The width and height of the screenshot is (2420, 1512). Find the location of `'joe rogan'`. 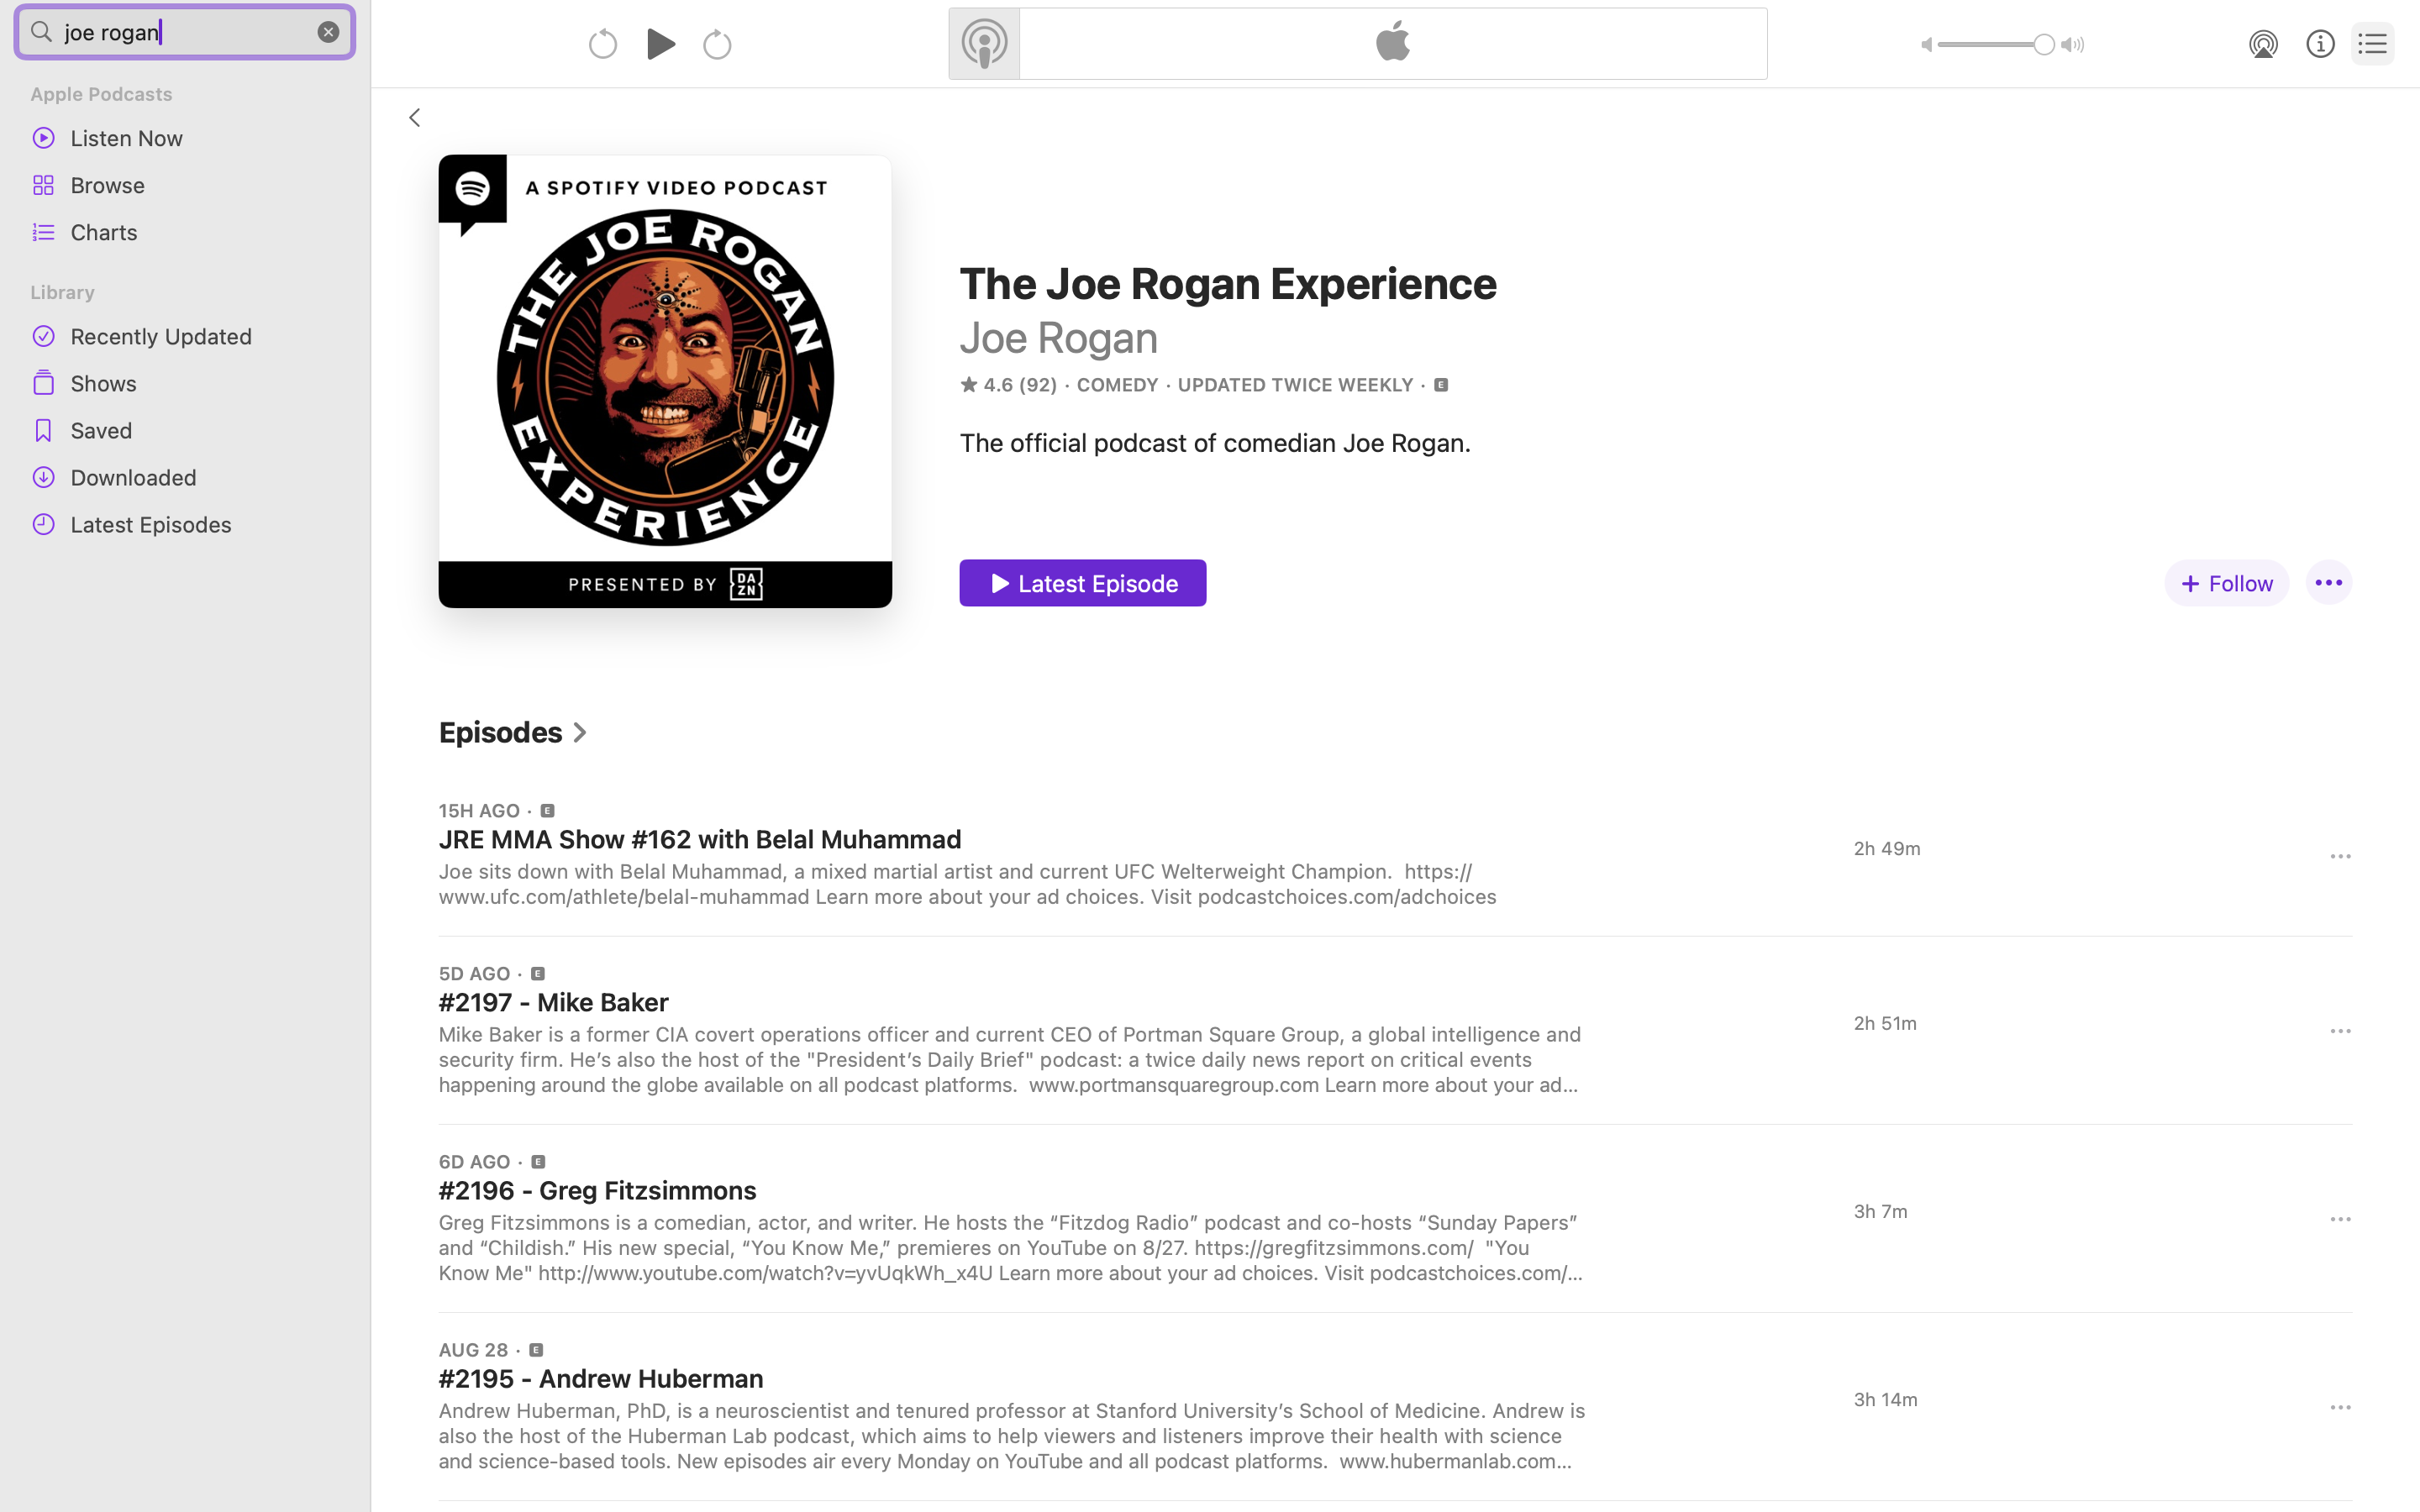

'joe rogan' is located at coordinates (185, 30).